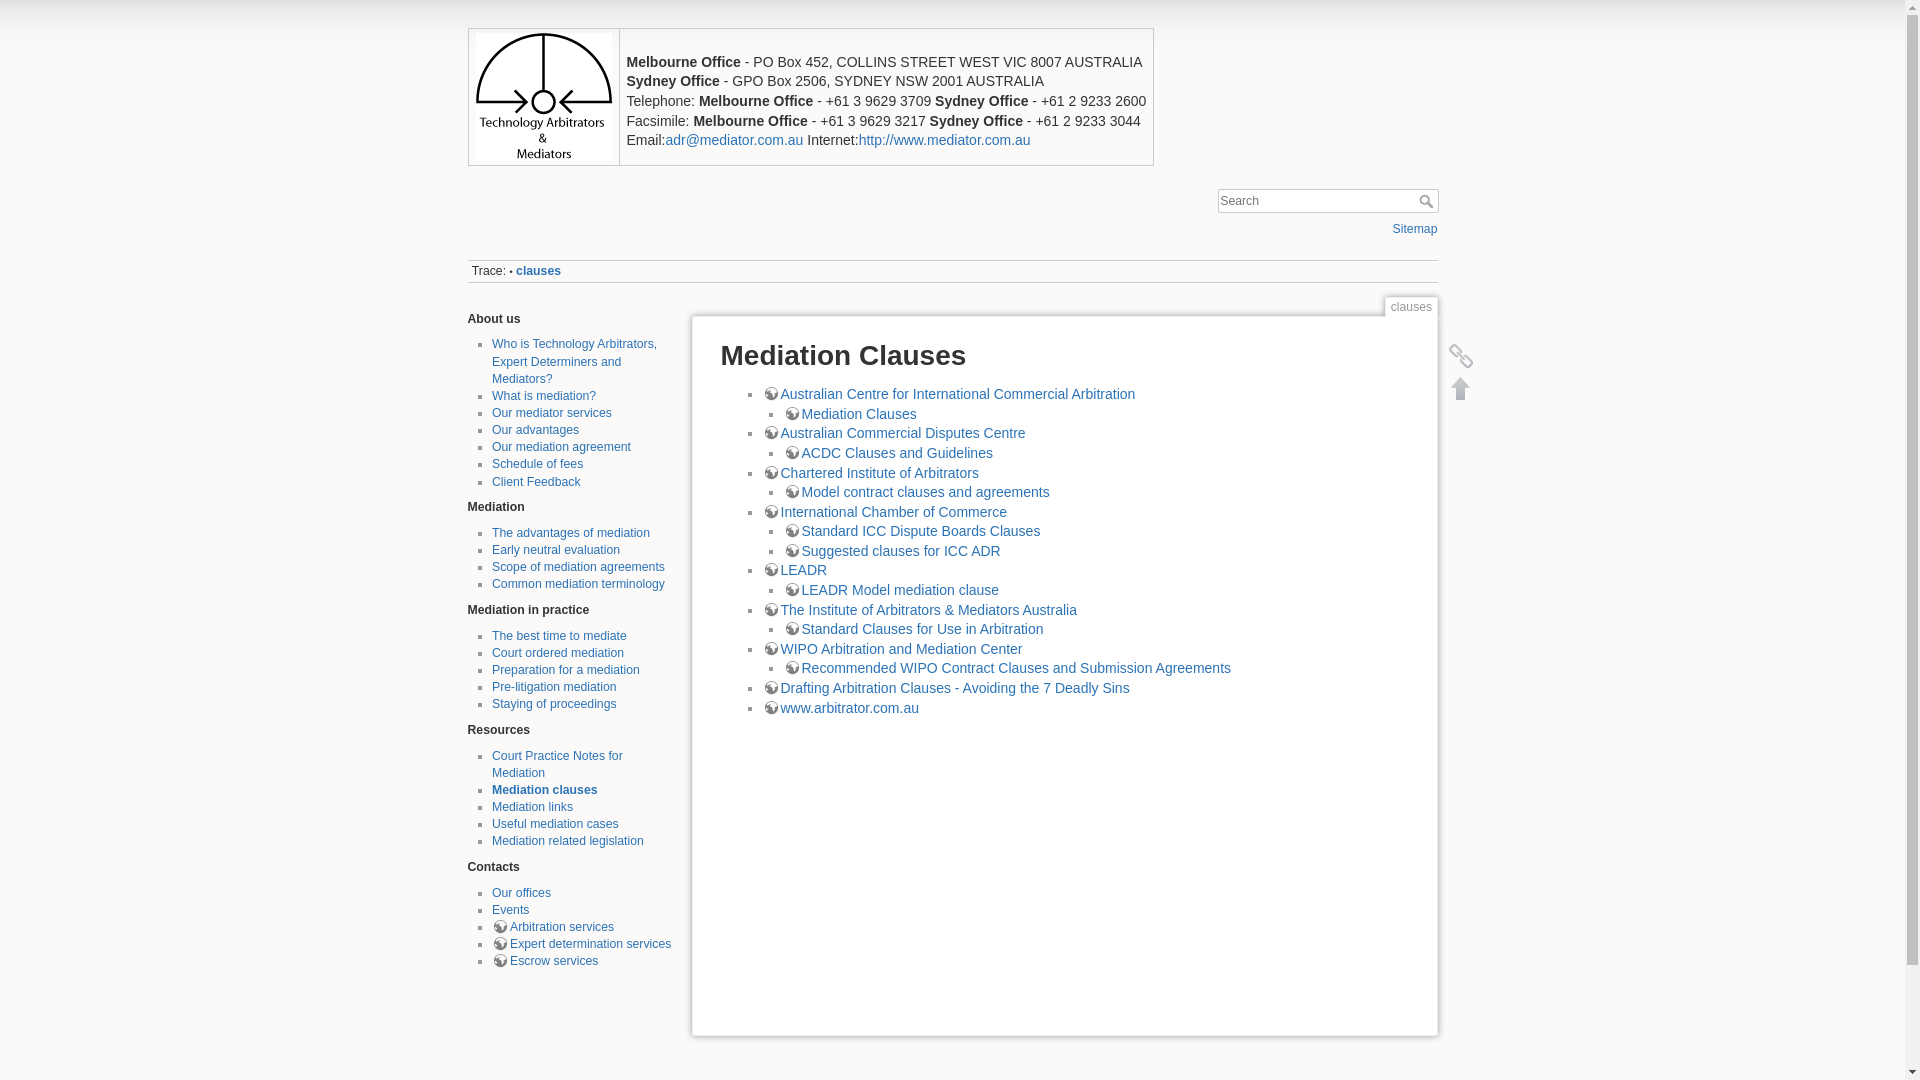 The height and width of the screenshot is (1080, 1920). What do you see at coordinates (1328, 201) in the screenshot?
I see `'[F]'` at bounding box center [1328, 201].